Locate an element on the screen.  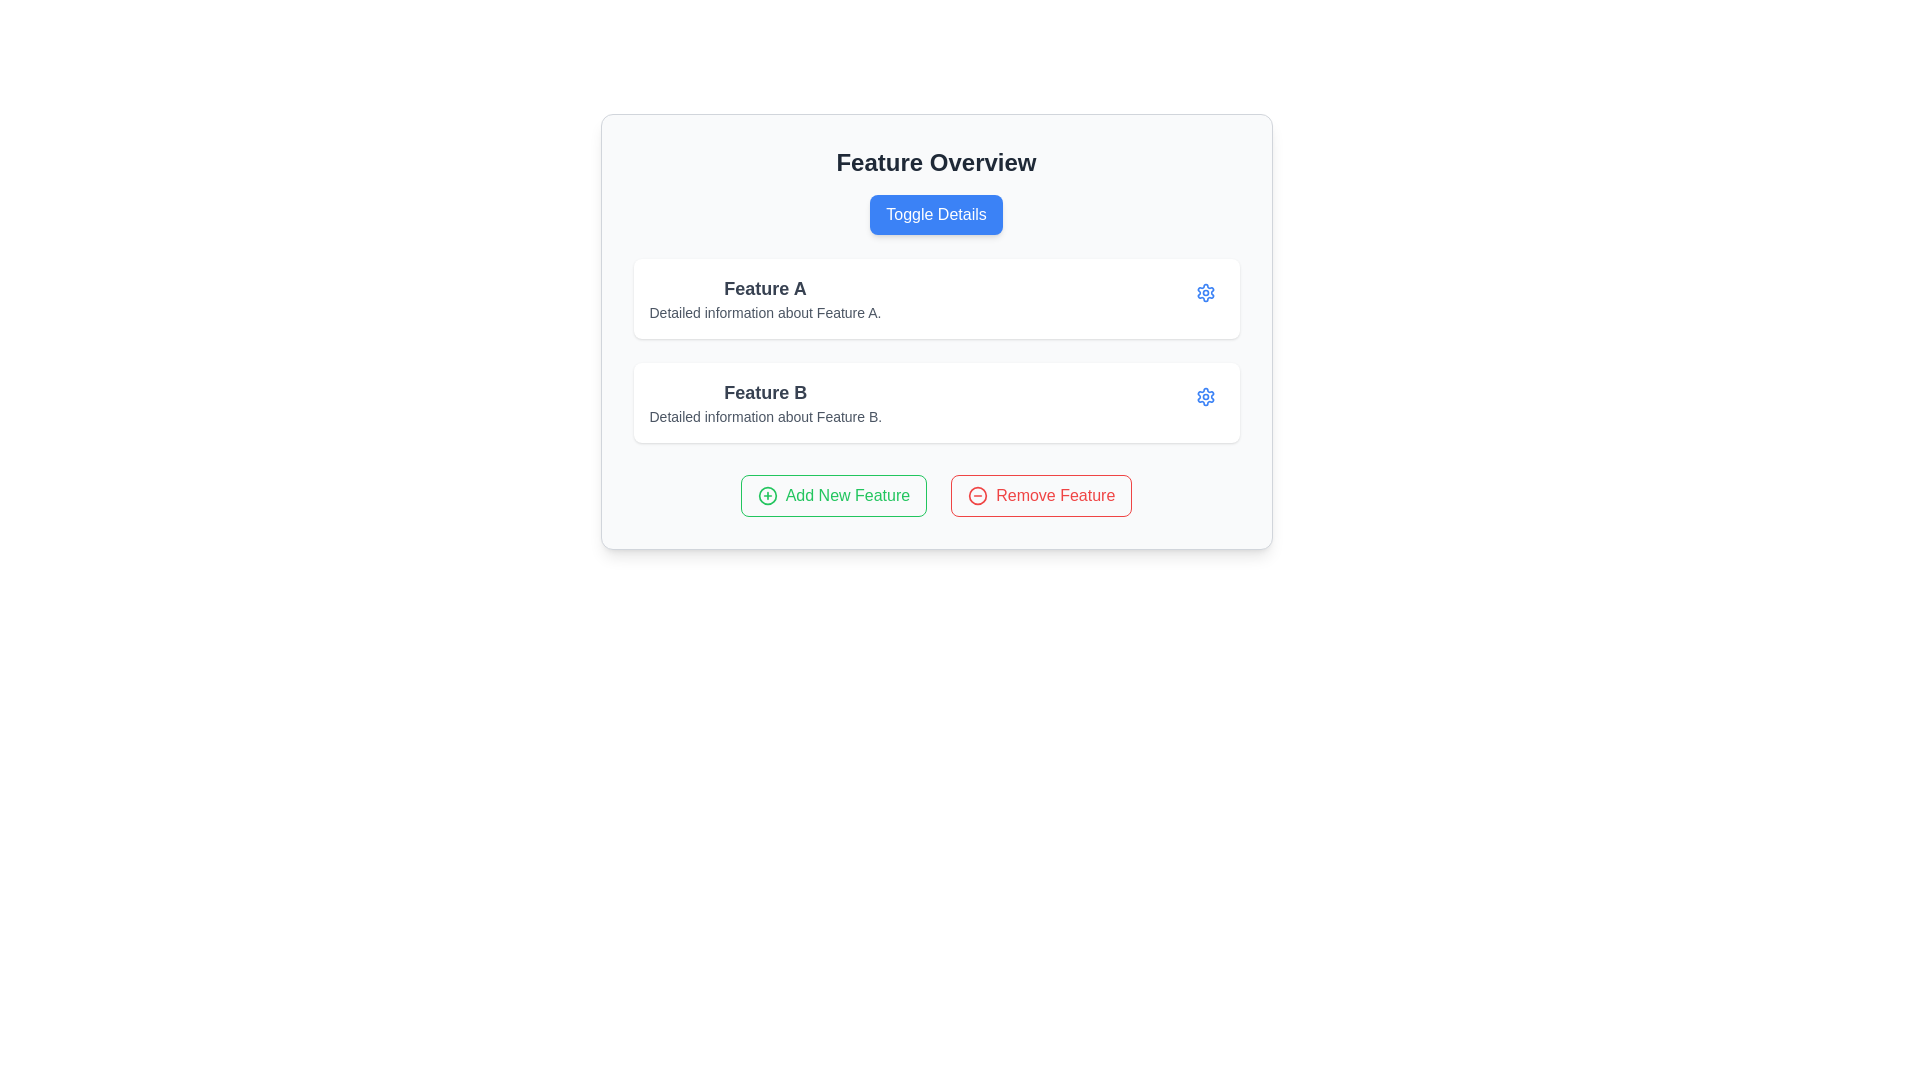
the solid circular icon within the larger SVG component that represents a sub-component of the SVG is located at coordinates (978, 495).